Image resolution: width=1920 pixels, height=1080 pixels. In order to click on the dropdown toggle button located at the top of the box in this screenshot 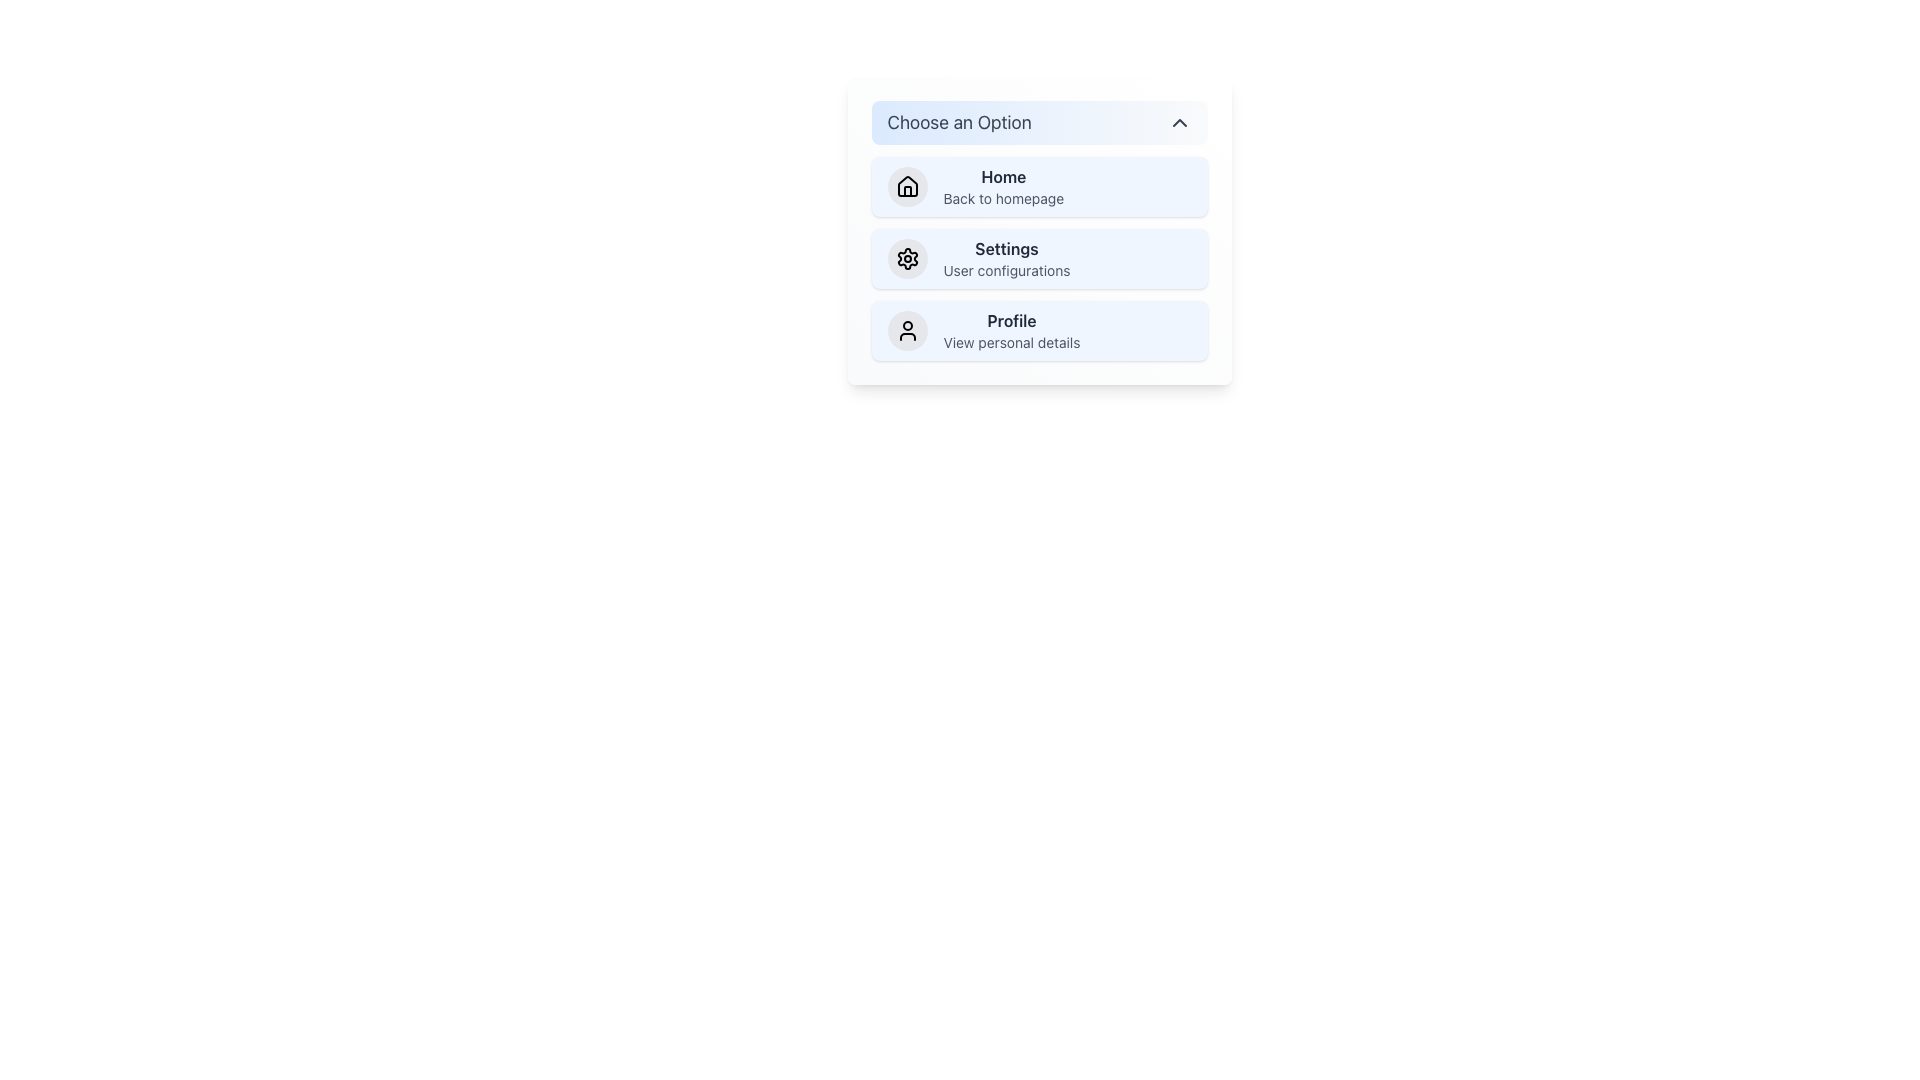, I will do `click(1039, 123)`.